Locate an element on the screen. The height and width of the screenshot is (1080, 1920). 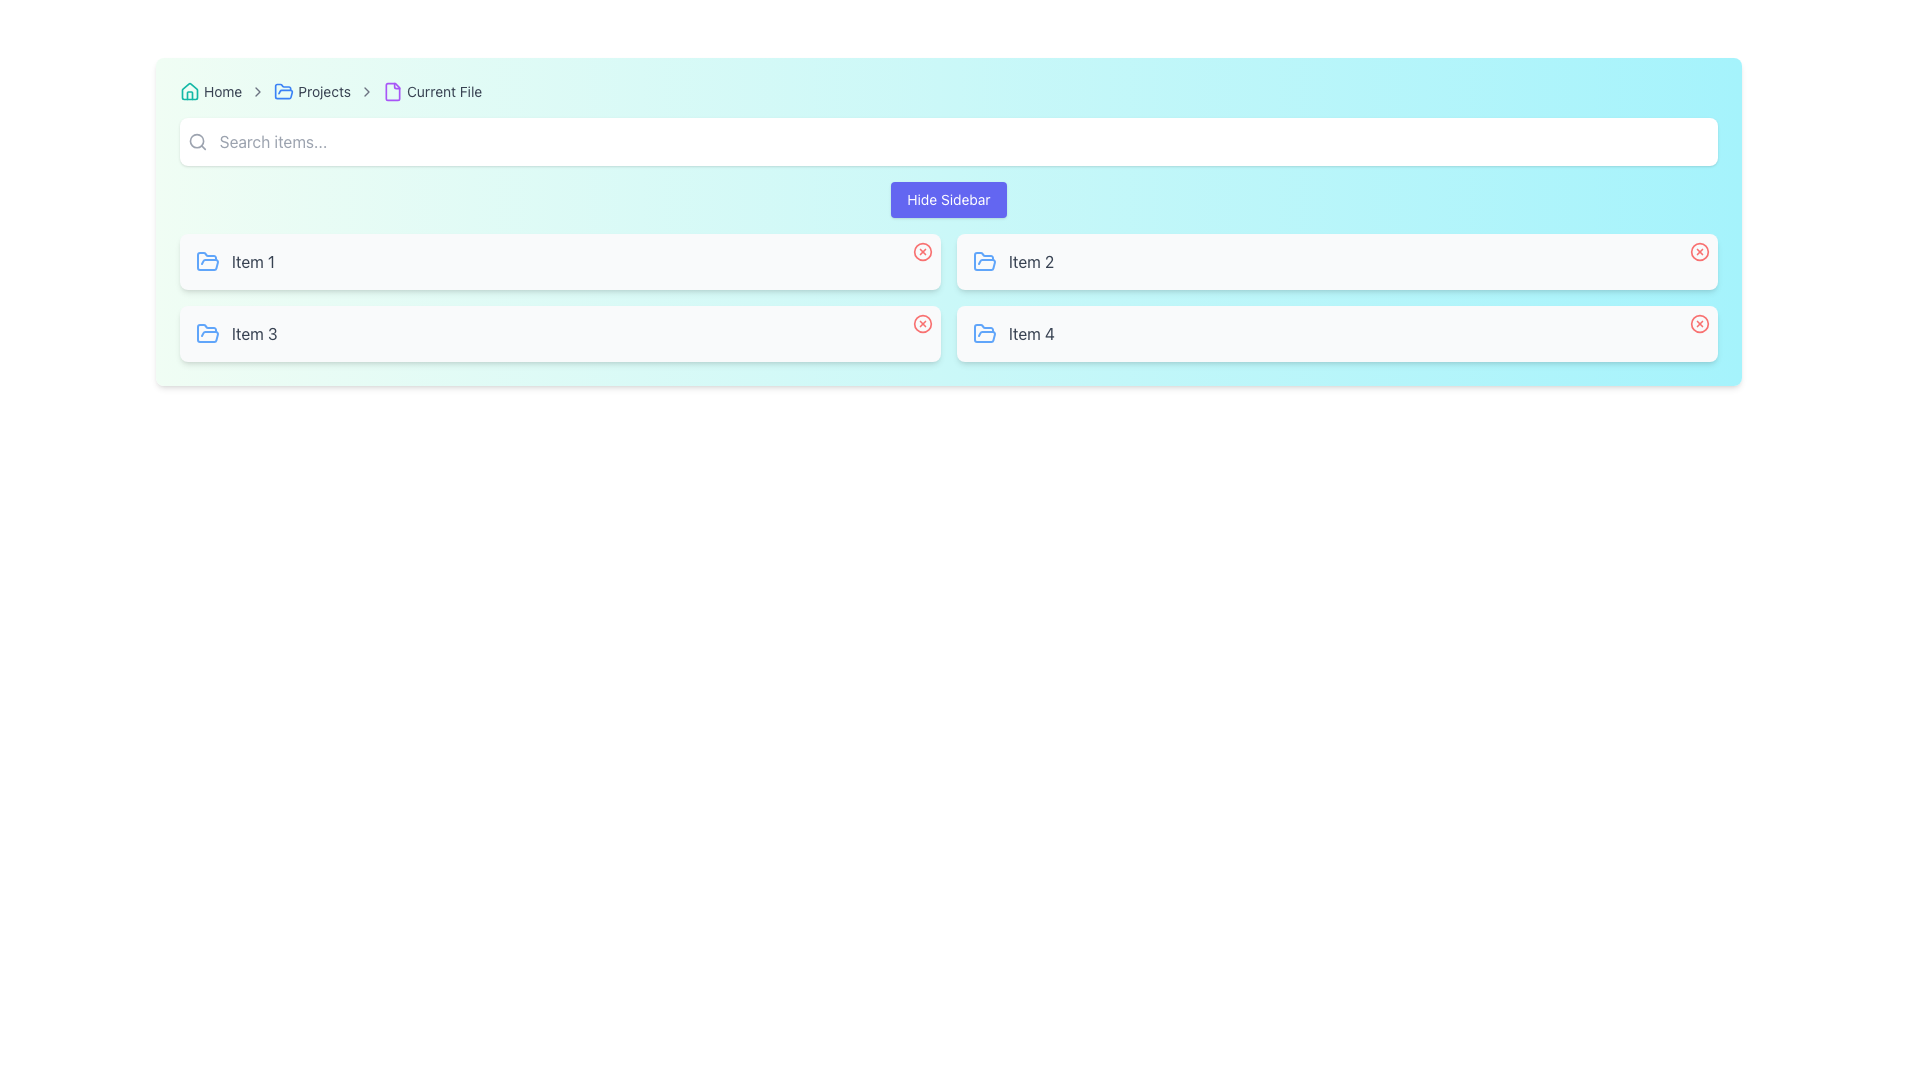
the minimalist light blue folder icon located next to the text 'Item 2' is located at coordinates (984, 261).